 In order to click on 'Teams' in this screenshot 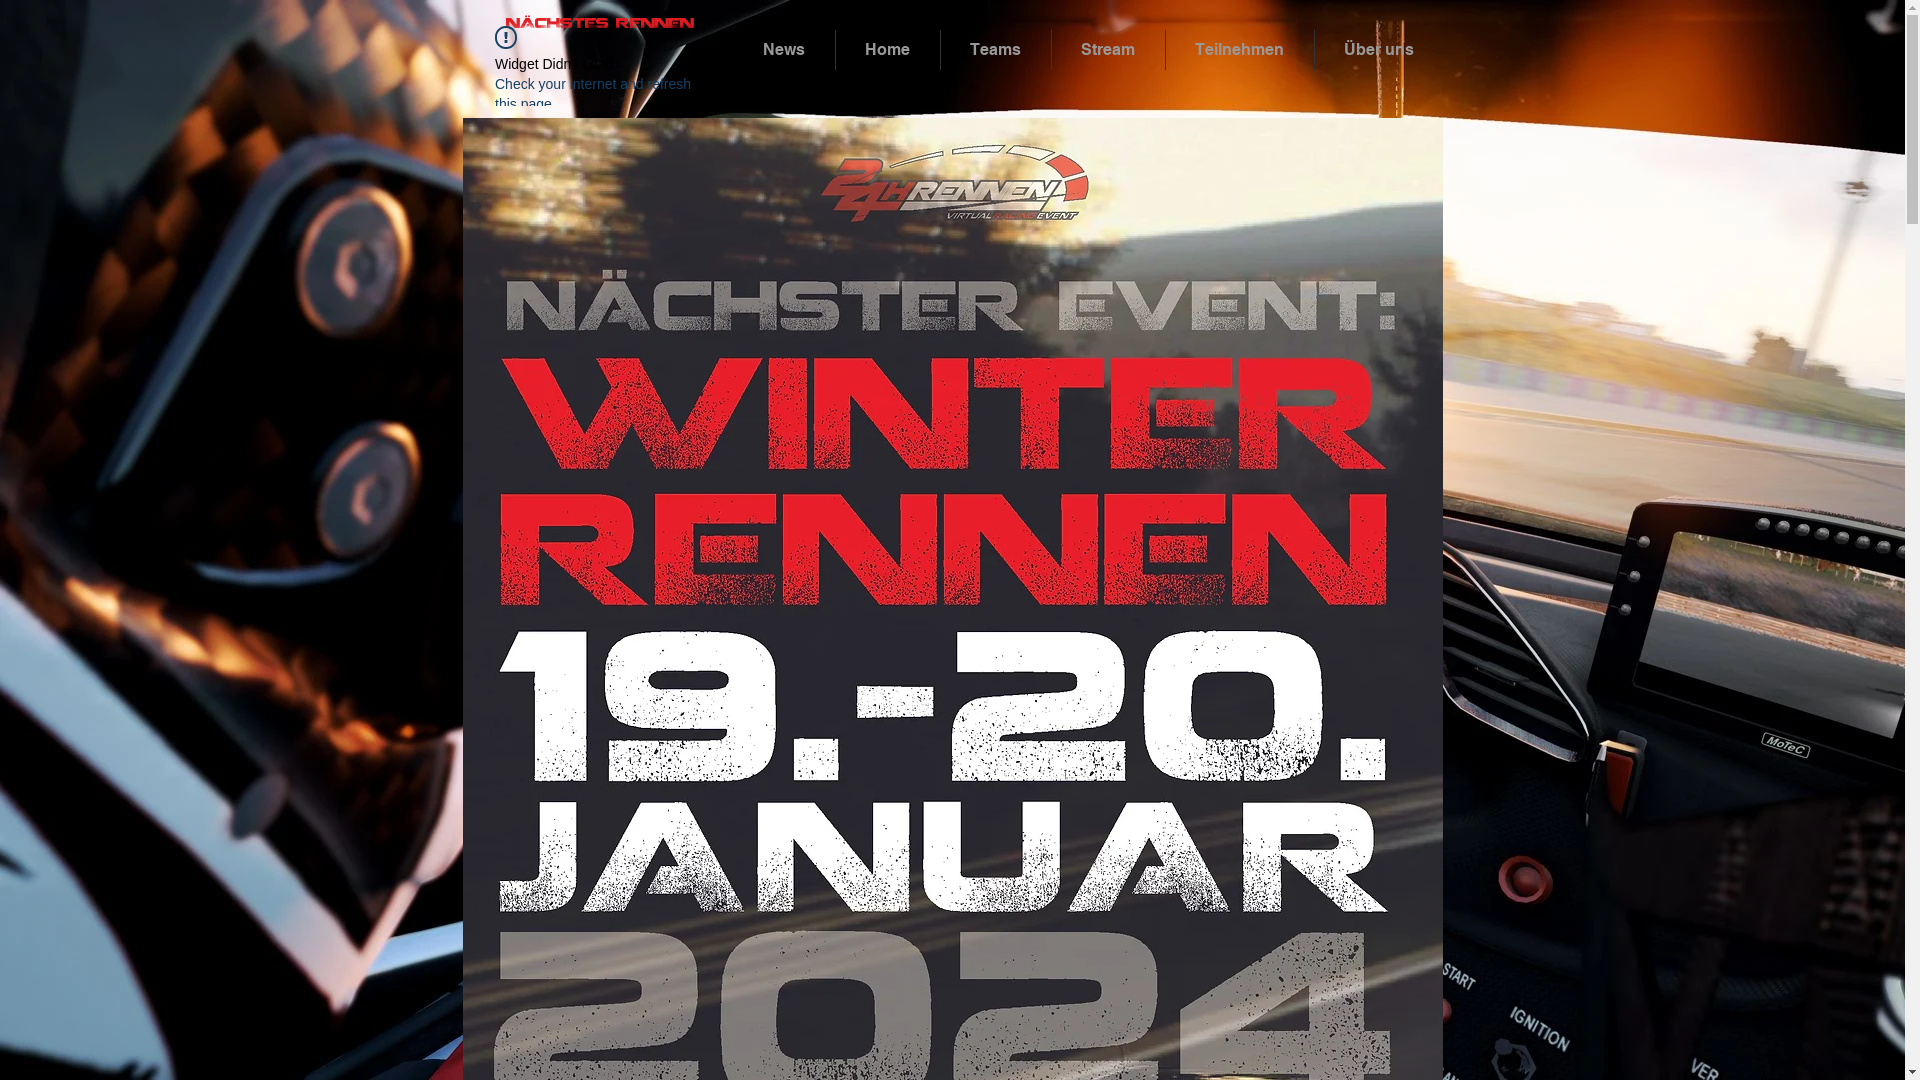, I will do `click(994, 49)`.